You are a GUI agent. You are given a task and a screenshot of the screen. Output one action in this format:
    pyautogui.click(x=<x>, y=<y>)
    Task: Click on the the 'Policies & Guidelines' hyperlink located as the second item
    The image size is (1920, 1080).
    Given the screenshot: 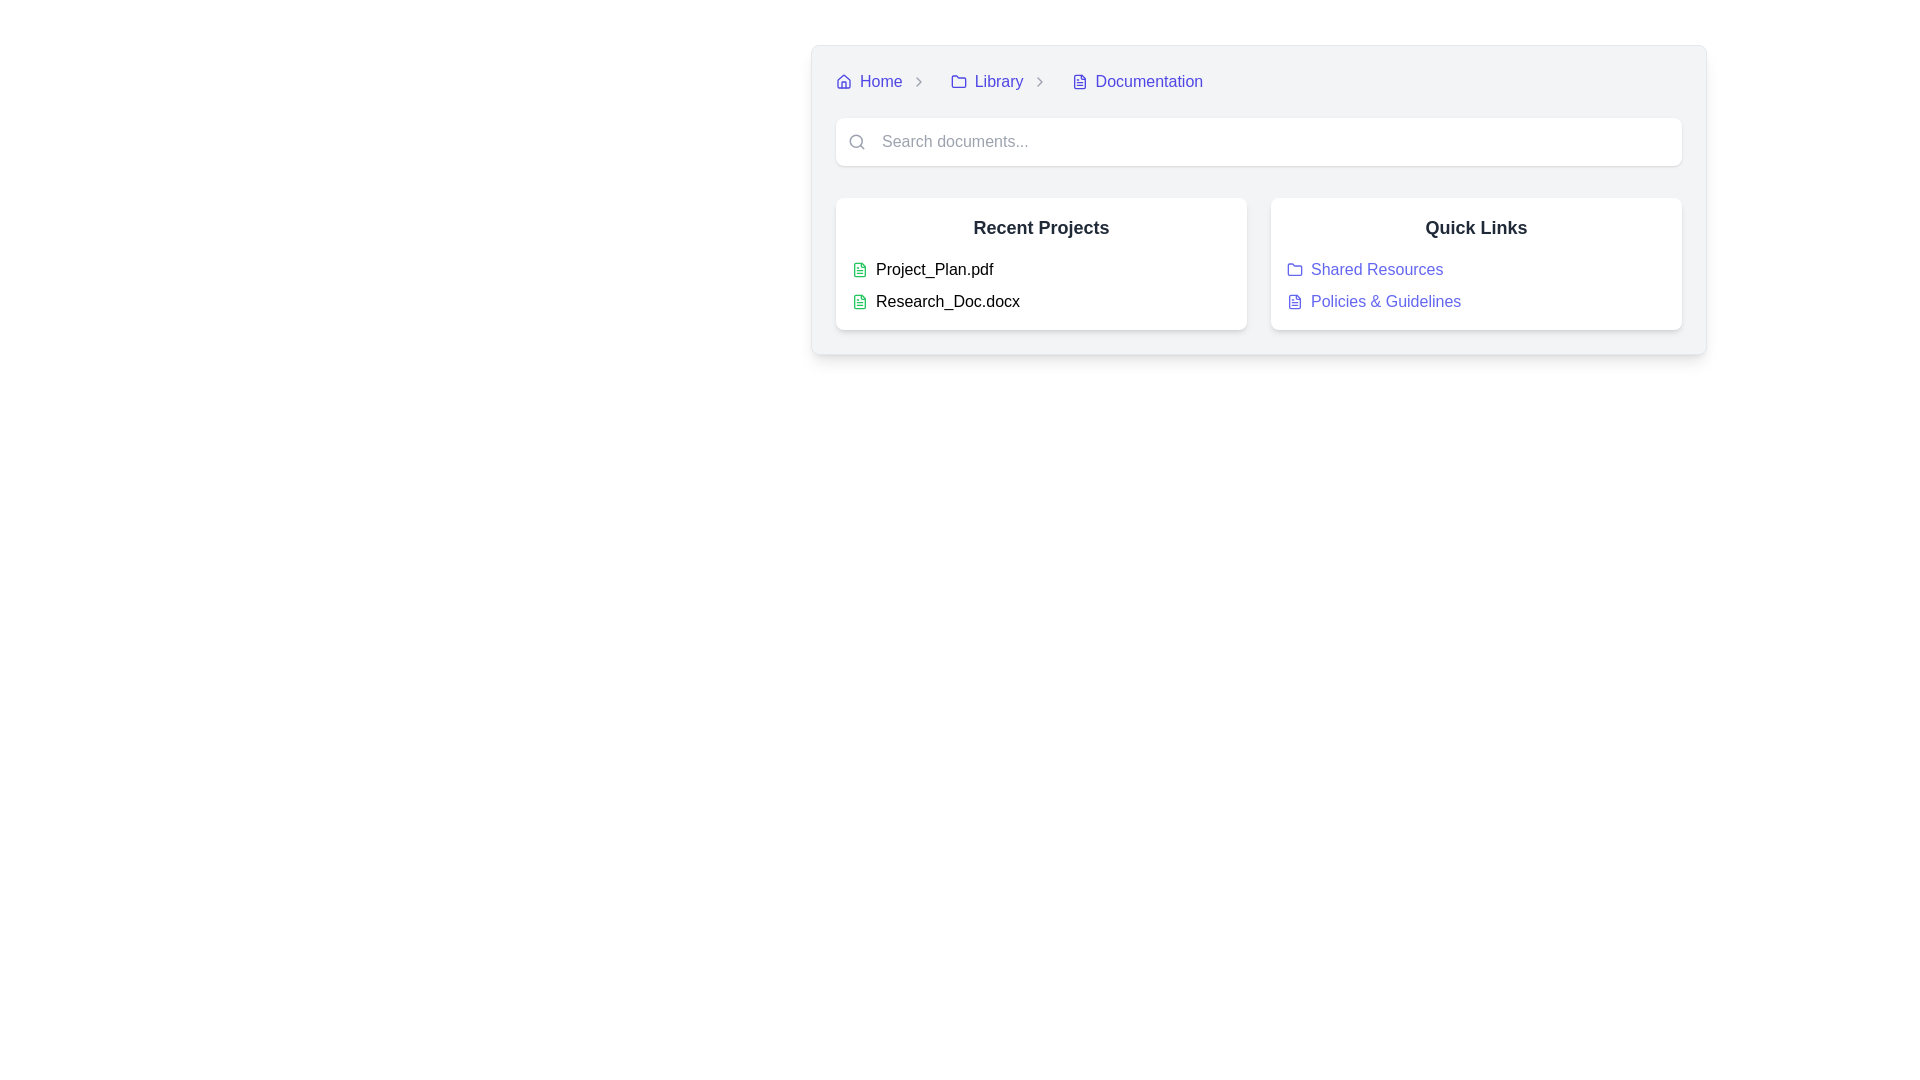 What is the action you would take?
    pyautogui.click(x=1476, y=285)
    